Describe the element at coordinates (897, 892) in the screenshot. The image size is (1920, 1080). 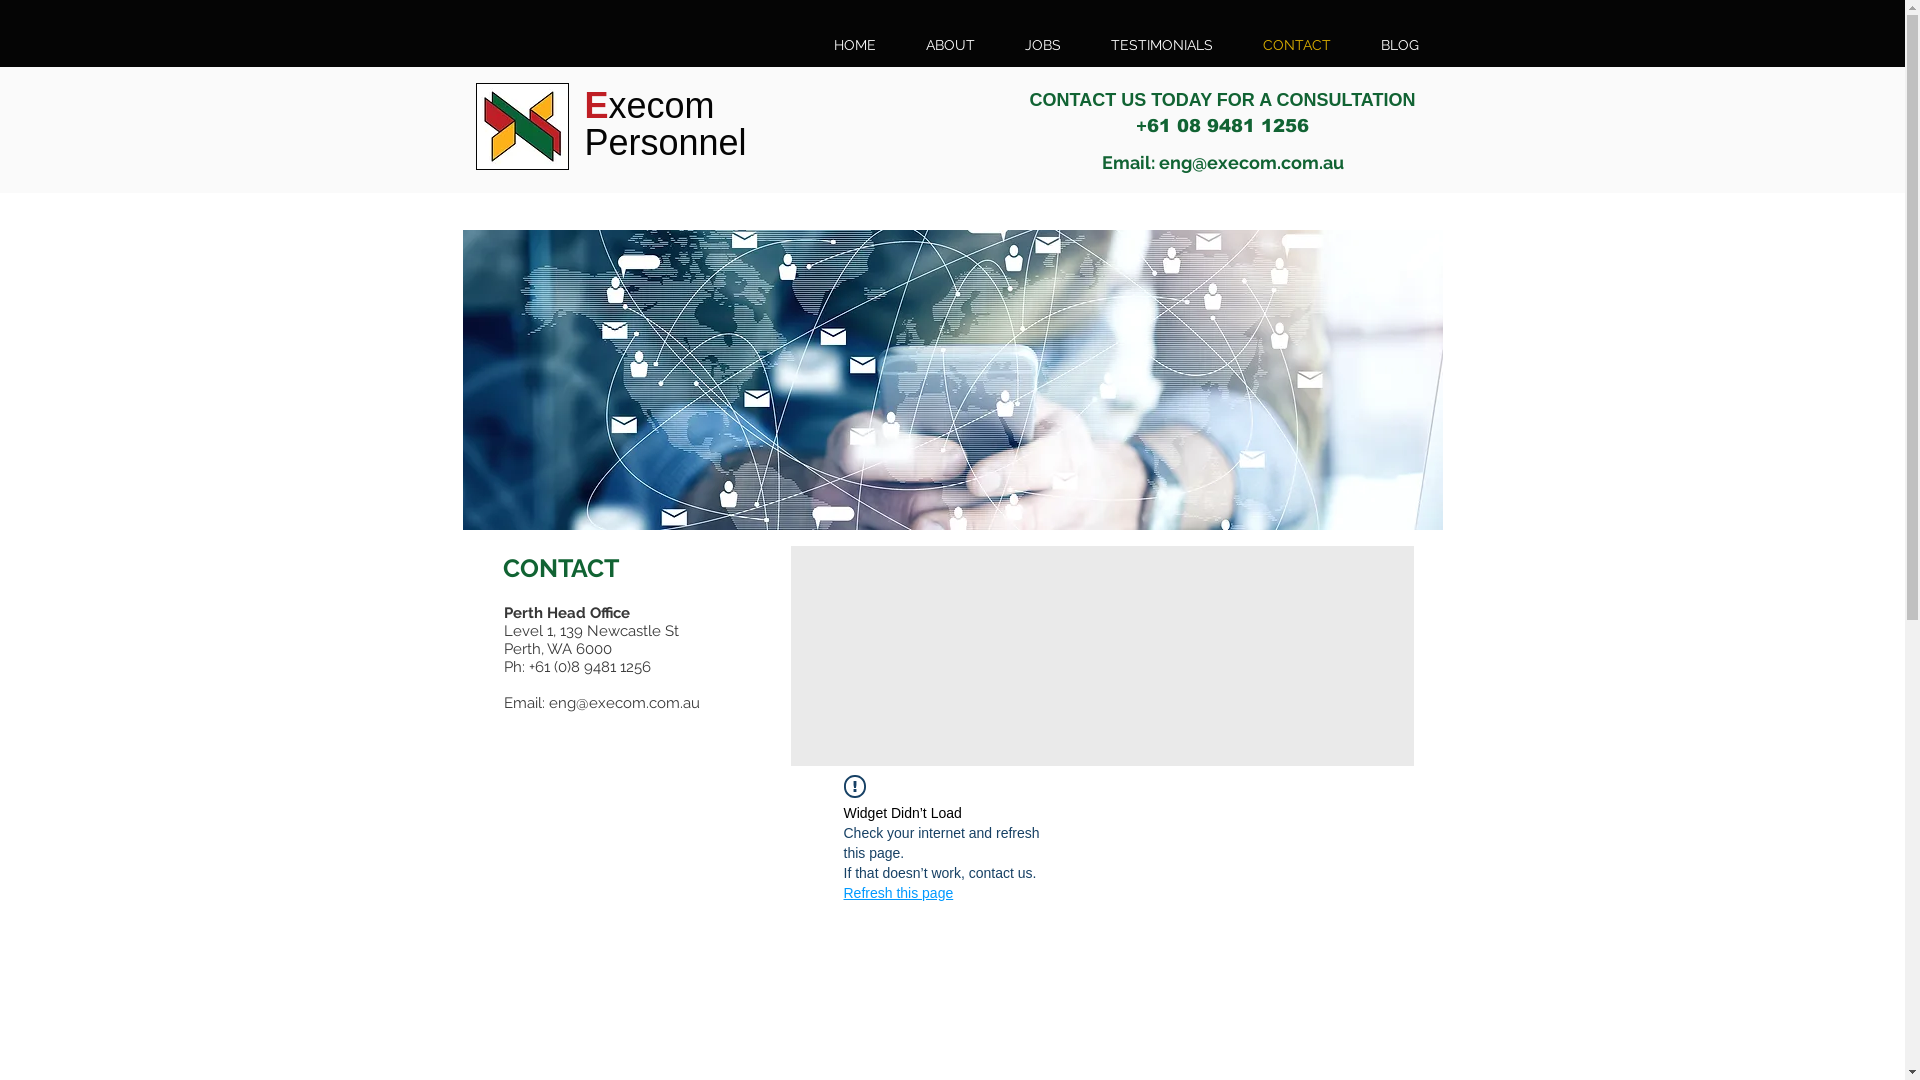
I see `'Refresh this page'` at that location.